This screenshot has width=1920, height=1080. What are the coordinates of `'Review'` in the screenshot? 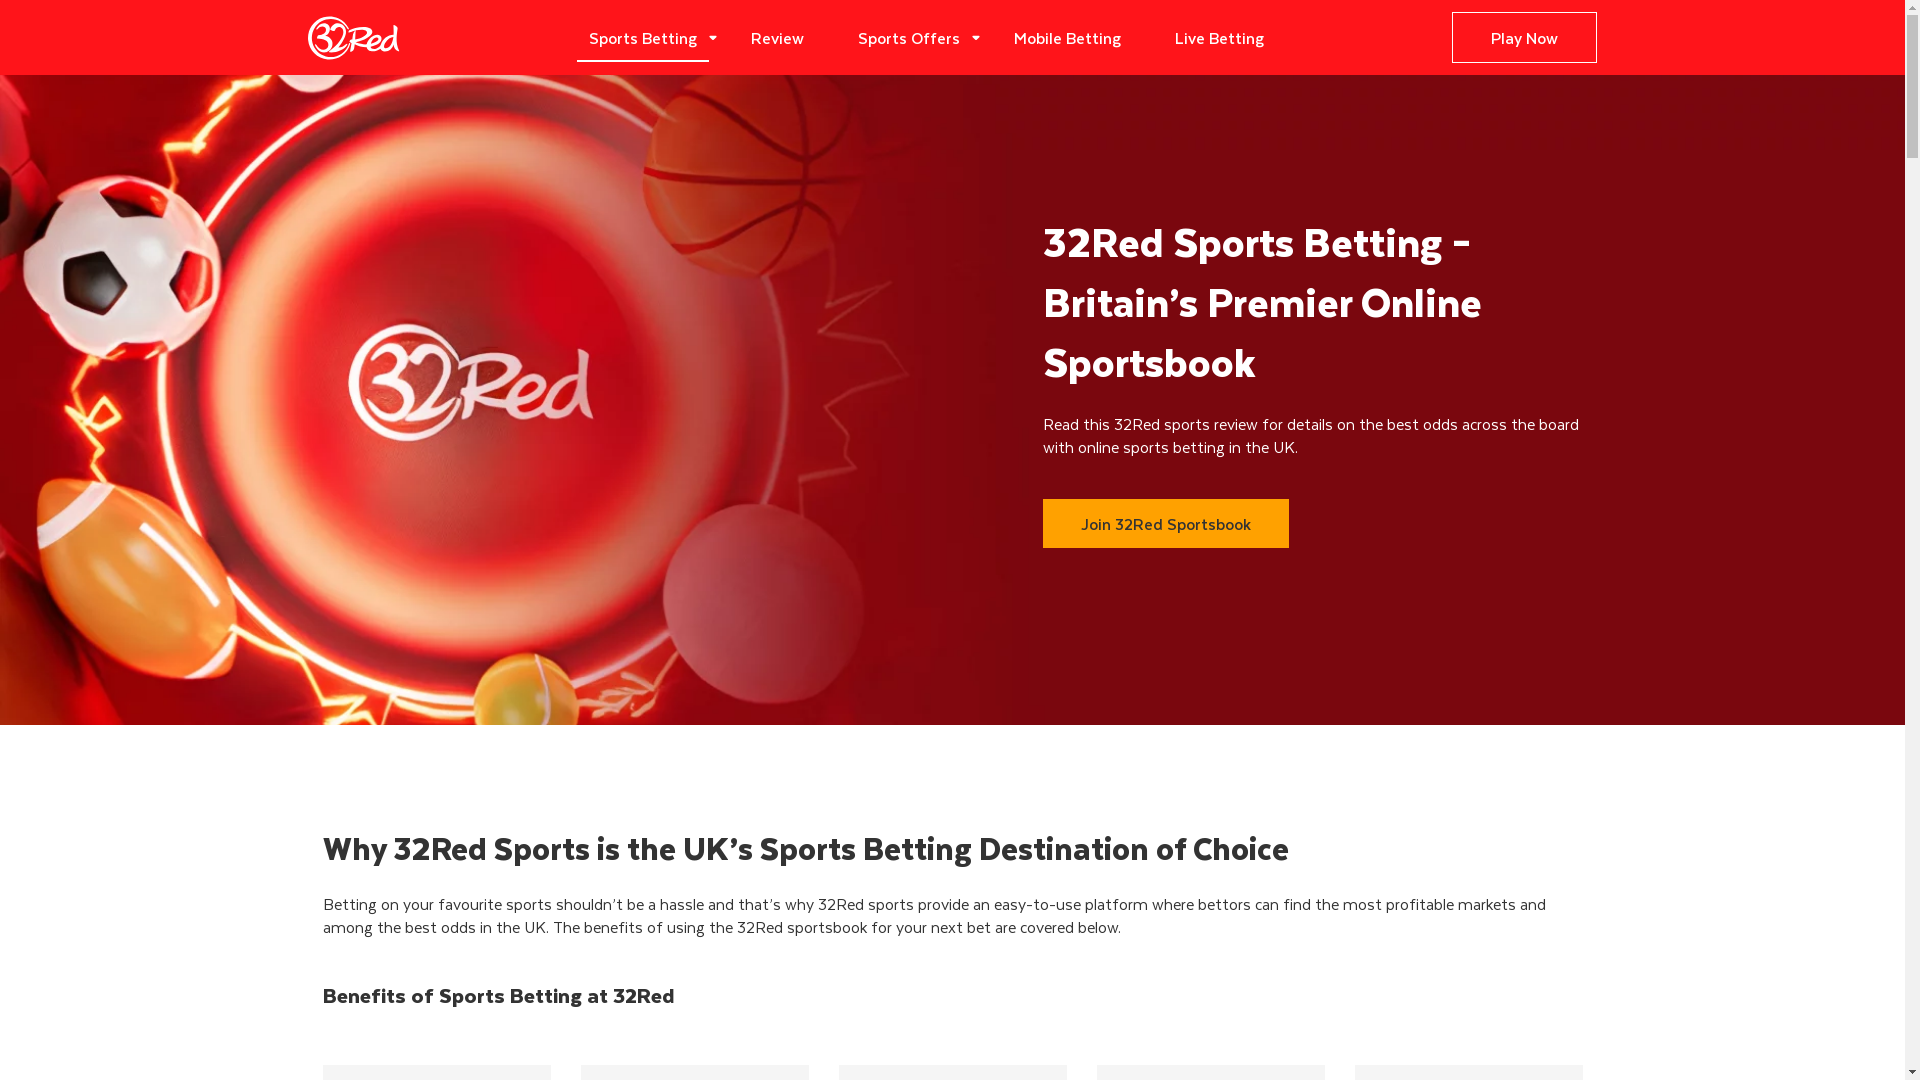 It's located at (738, 37).